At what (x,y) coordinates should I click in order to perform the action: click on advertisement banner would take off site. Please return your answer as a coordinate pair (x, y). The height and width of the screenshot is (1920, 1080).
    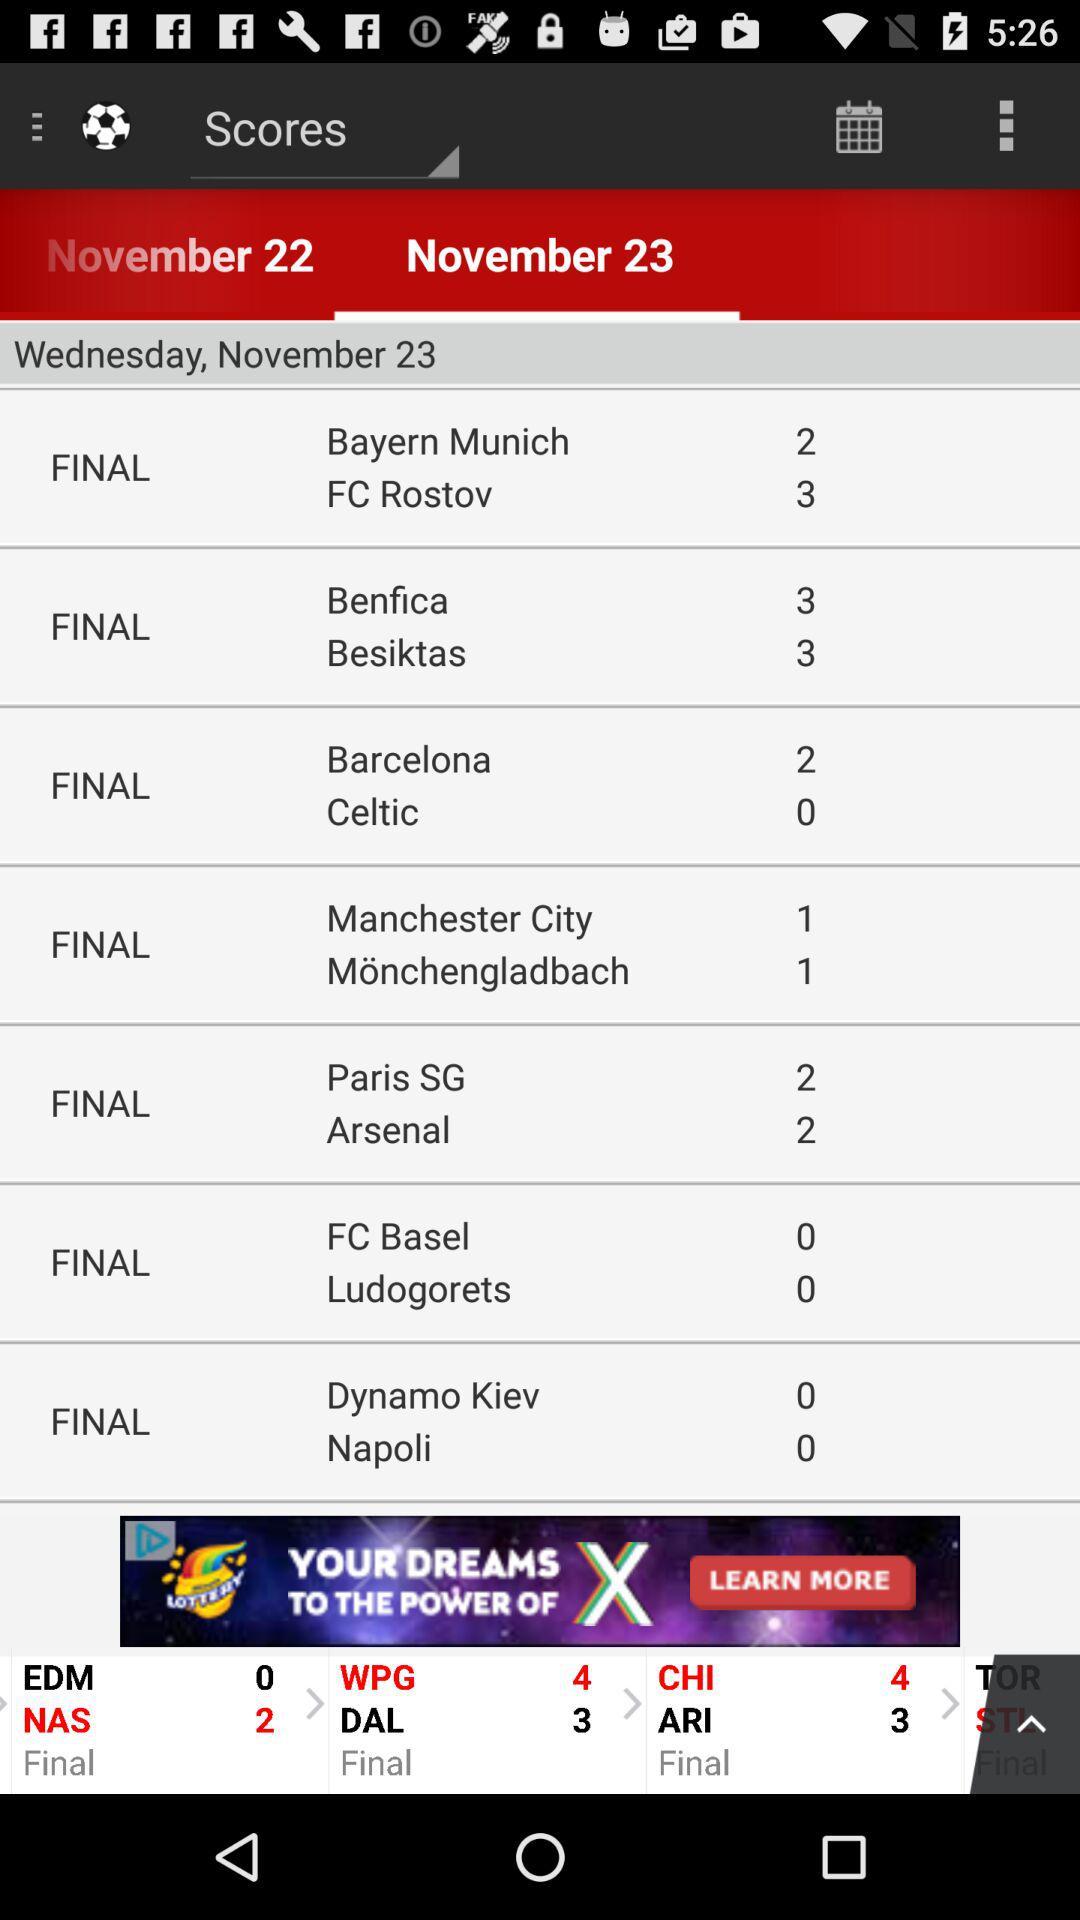
    Looking at the image, I should click on (540, 1580).